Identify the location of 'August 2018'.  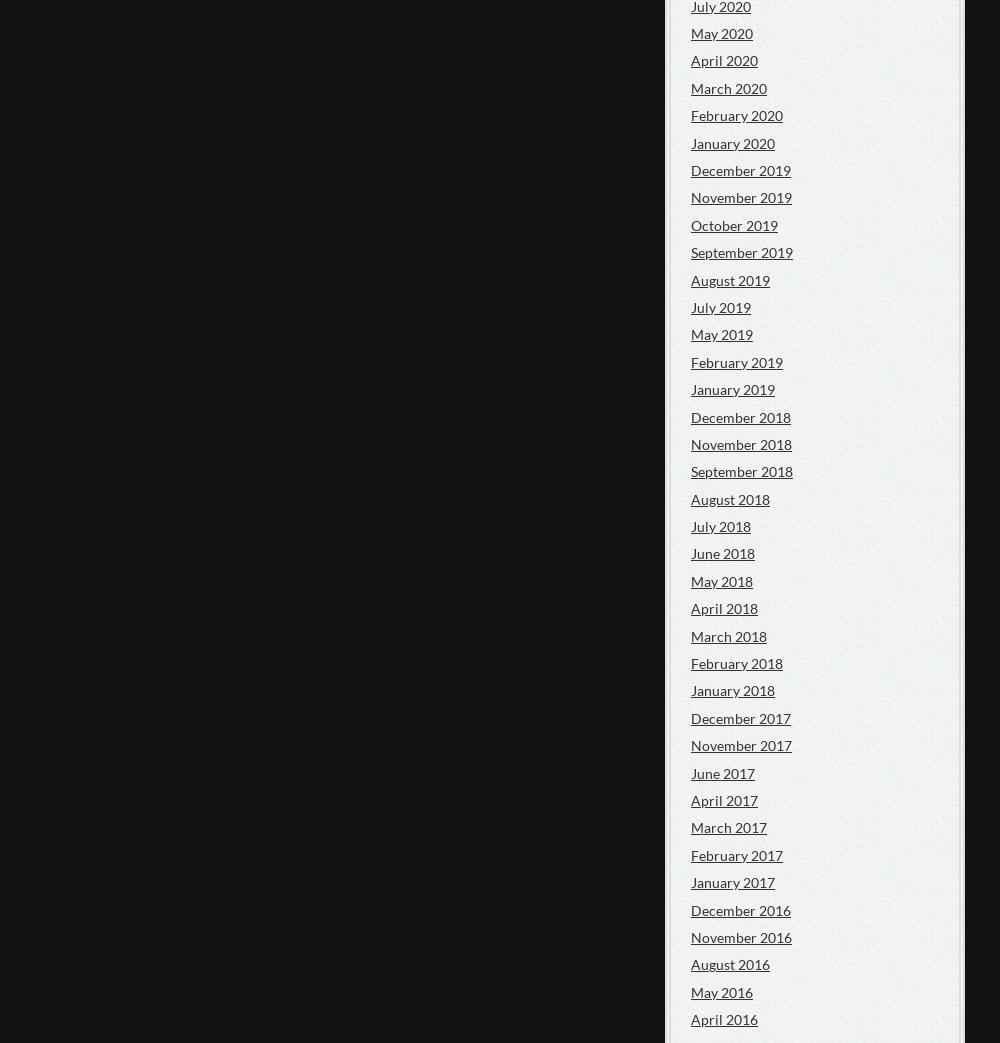
(690, 497).